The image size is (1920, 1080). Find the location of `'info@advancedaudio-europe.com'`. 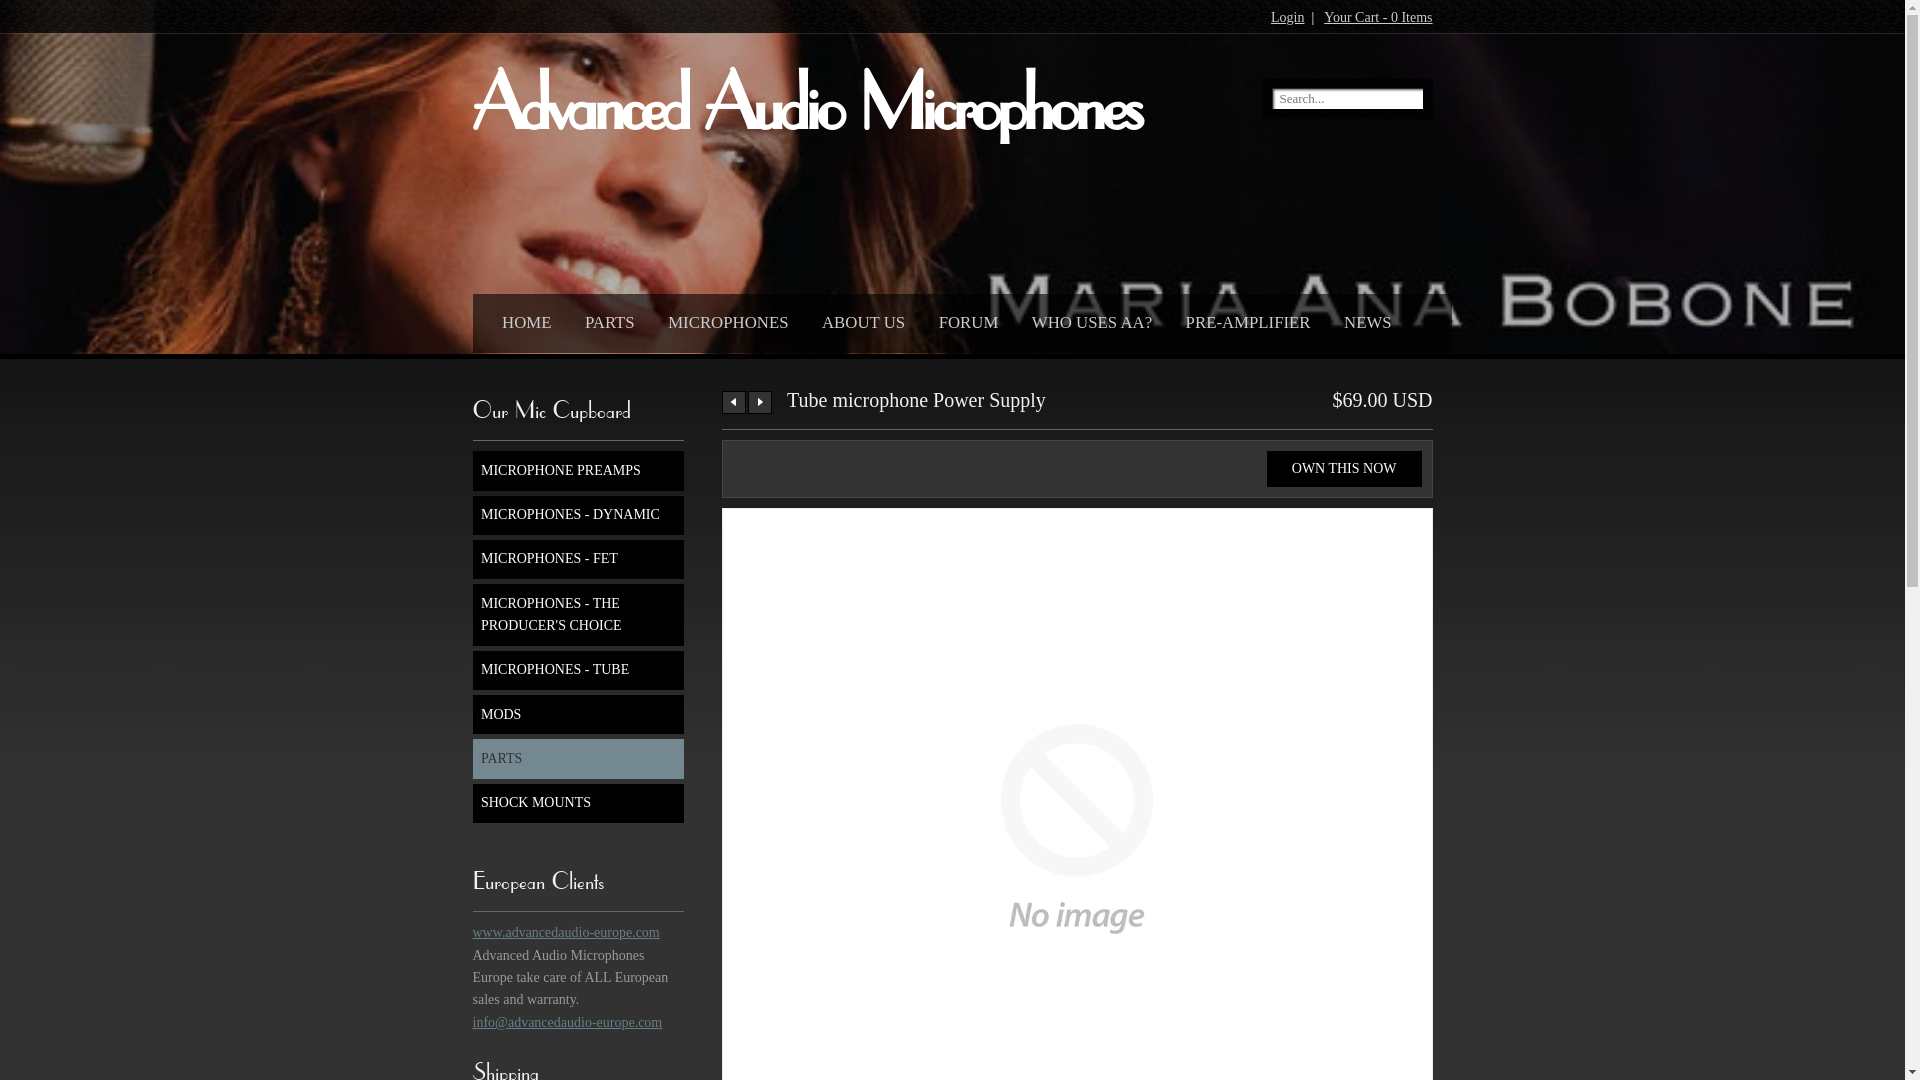

'info@advancedaudio-europe.com' is located at coordinates (565, 1022).